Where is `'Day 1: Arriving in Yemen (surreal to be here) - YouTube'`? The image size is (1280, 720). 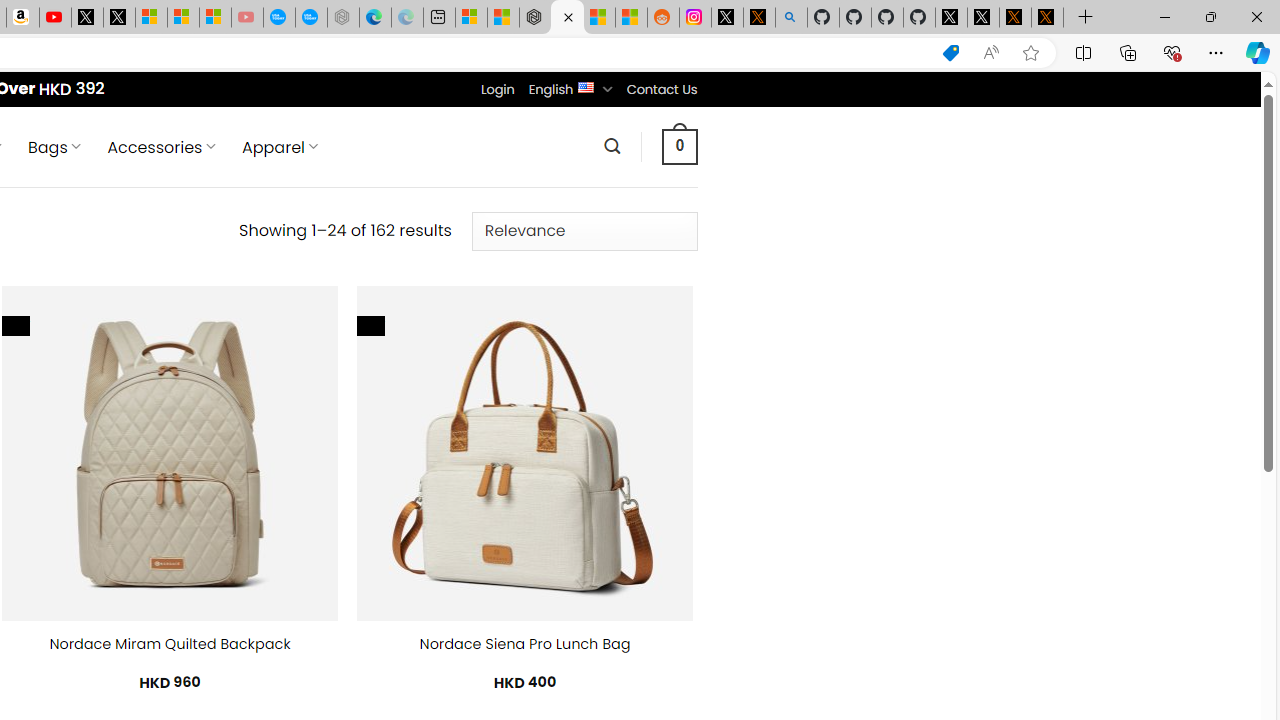 'Day 1: Arriving in Yemen (surreal to be here) - YouTube' is located at coordinates (55, 17).